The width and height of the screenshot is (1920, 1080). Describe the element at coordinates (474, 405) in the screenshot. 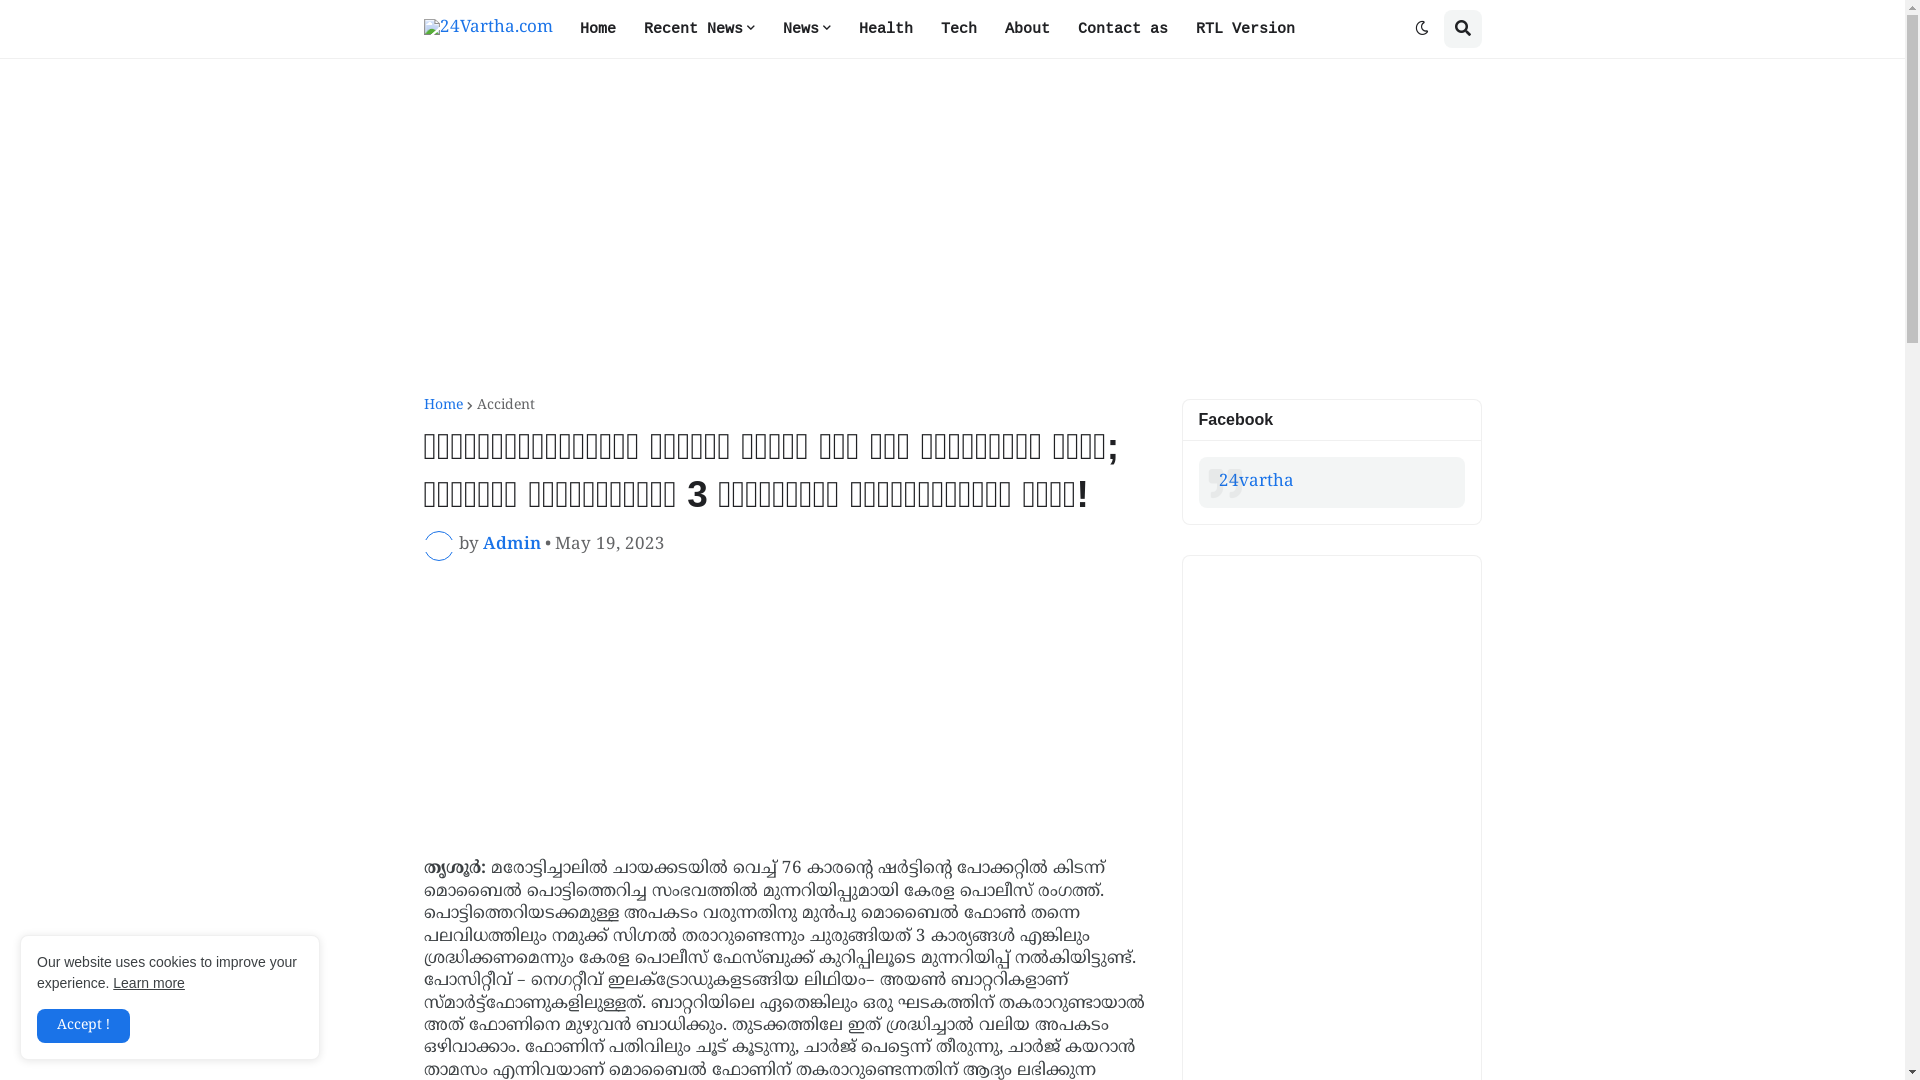

I see `'Accident'` at that location.